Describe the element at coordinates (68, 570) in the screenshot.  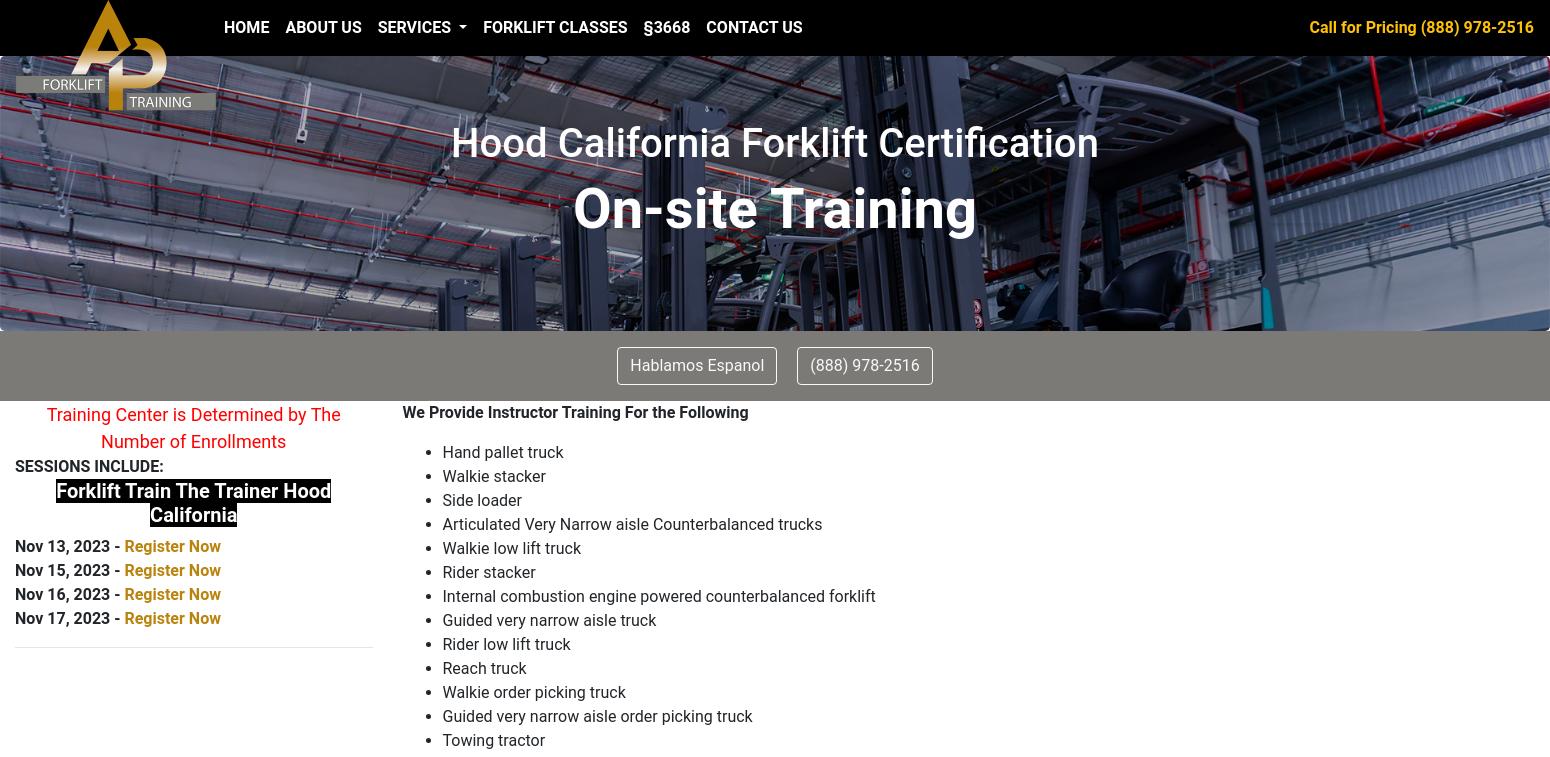
I see `'Nov 15, 2023  -'` at that location.